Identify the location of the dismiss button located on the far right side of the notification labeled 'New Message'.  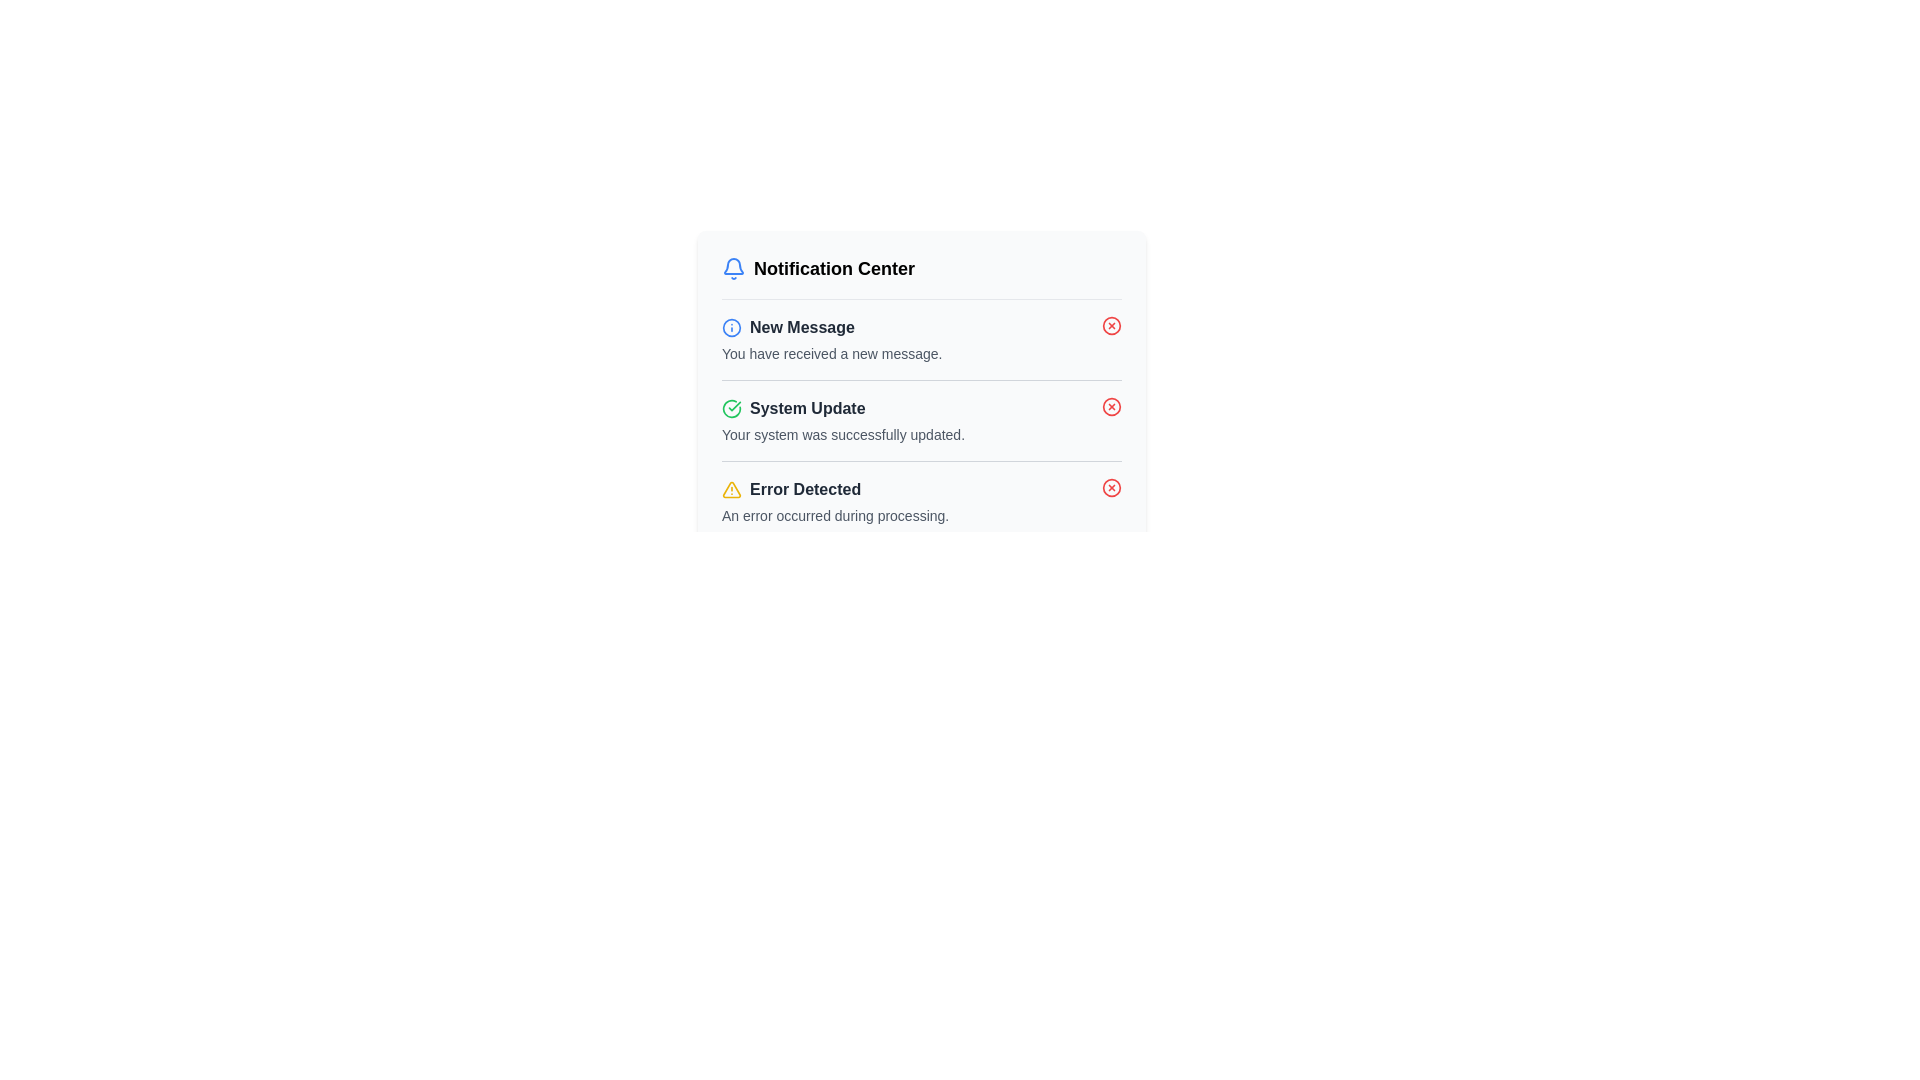
(1111, 325).